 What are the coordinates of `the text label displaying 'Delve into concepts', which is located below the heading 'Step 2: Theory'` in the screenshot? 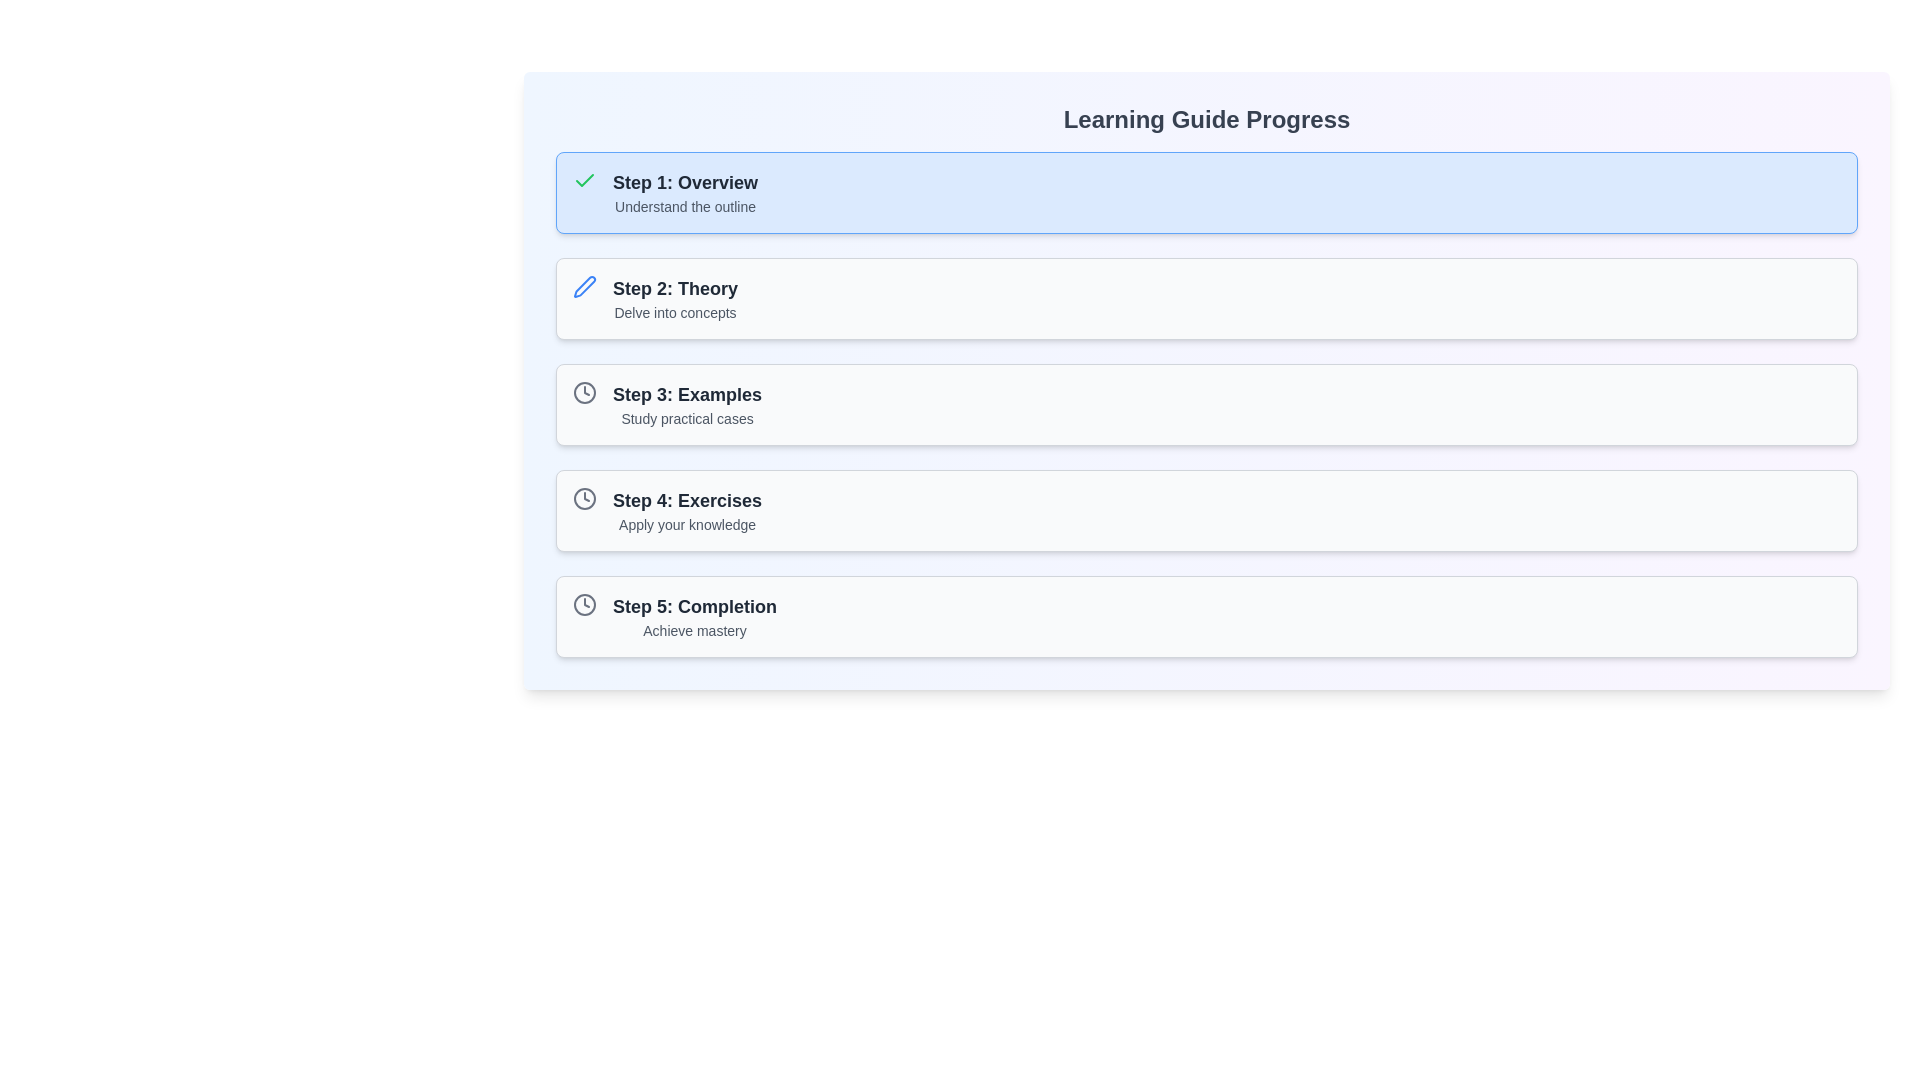 It's located at (675, 312).